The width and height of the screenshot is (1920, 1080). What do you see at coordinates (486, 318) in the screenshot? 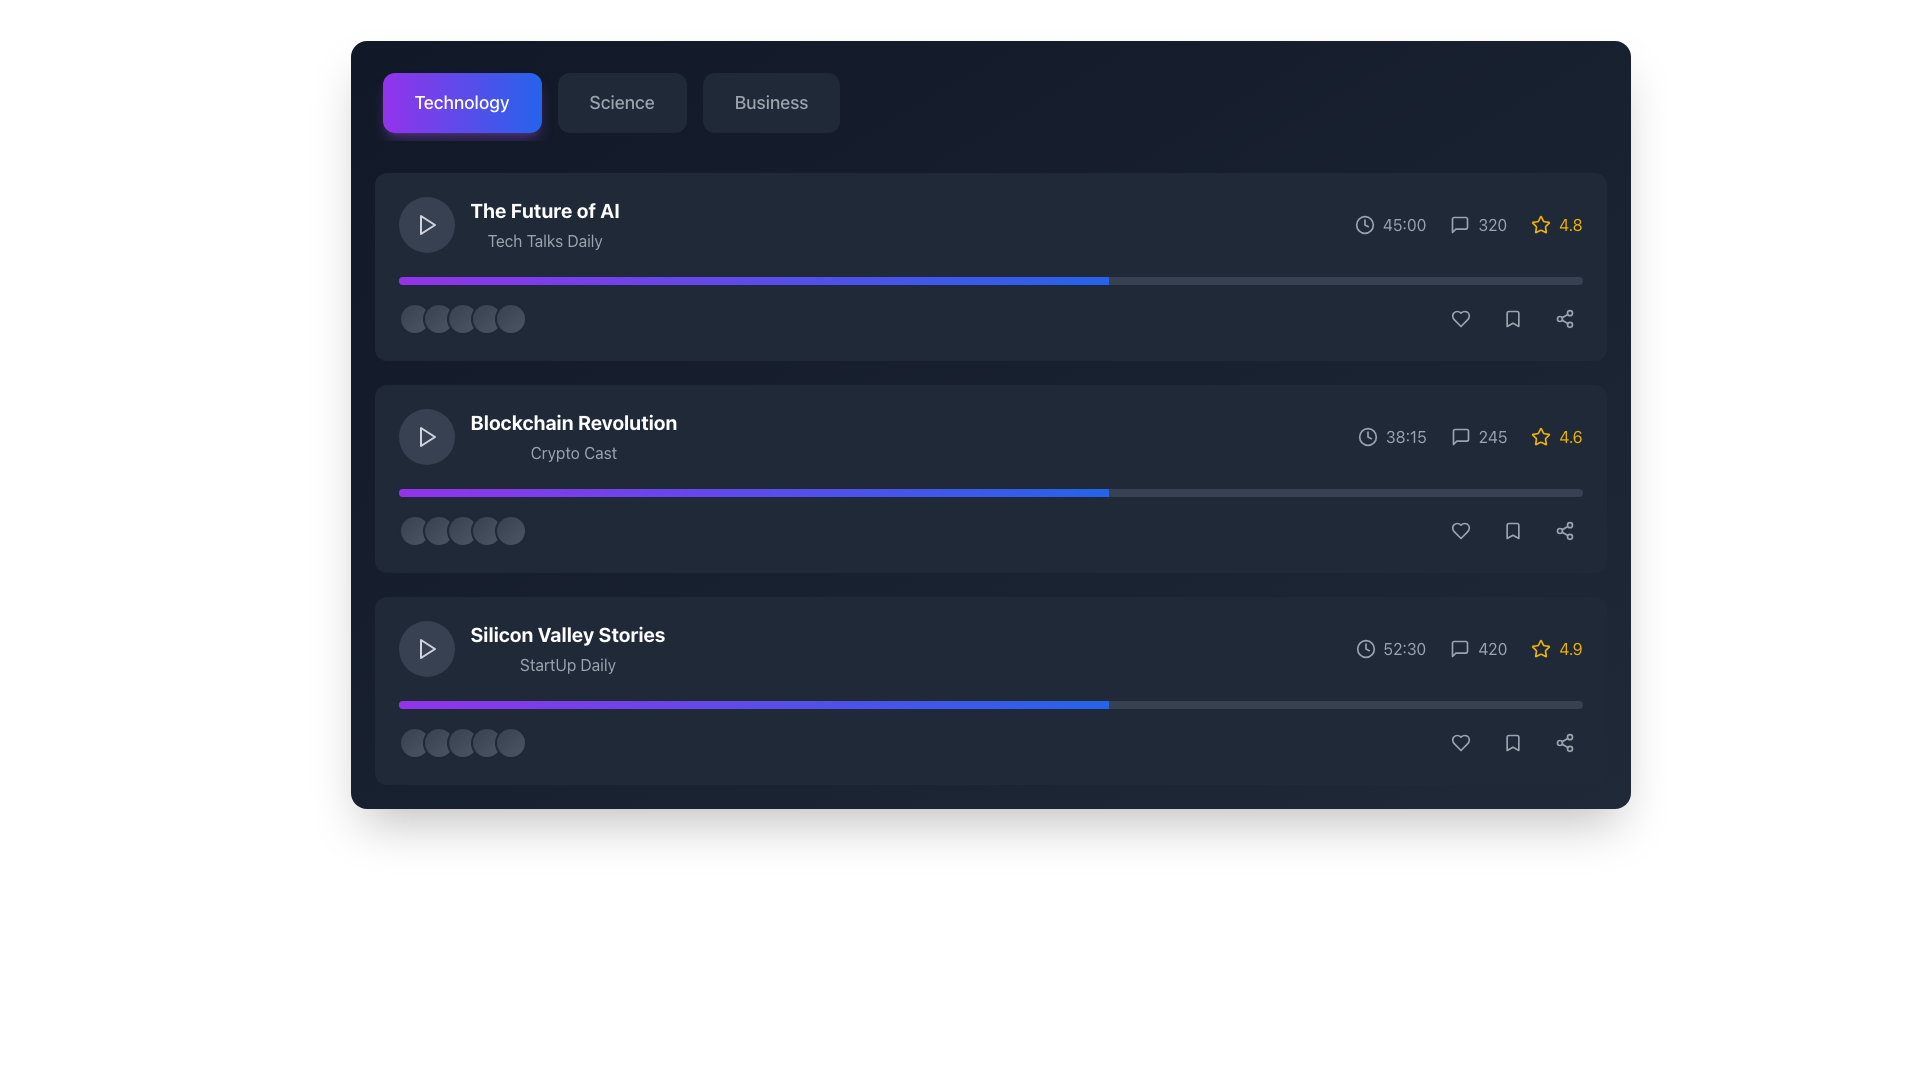
I see `the fourth circular indicator in the row of five circles under the title 'The Future of AI'` at bounding box center [486, 318].